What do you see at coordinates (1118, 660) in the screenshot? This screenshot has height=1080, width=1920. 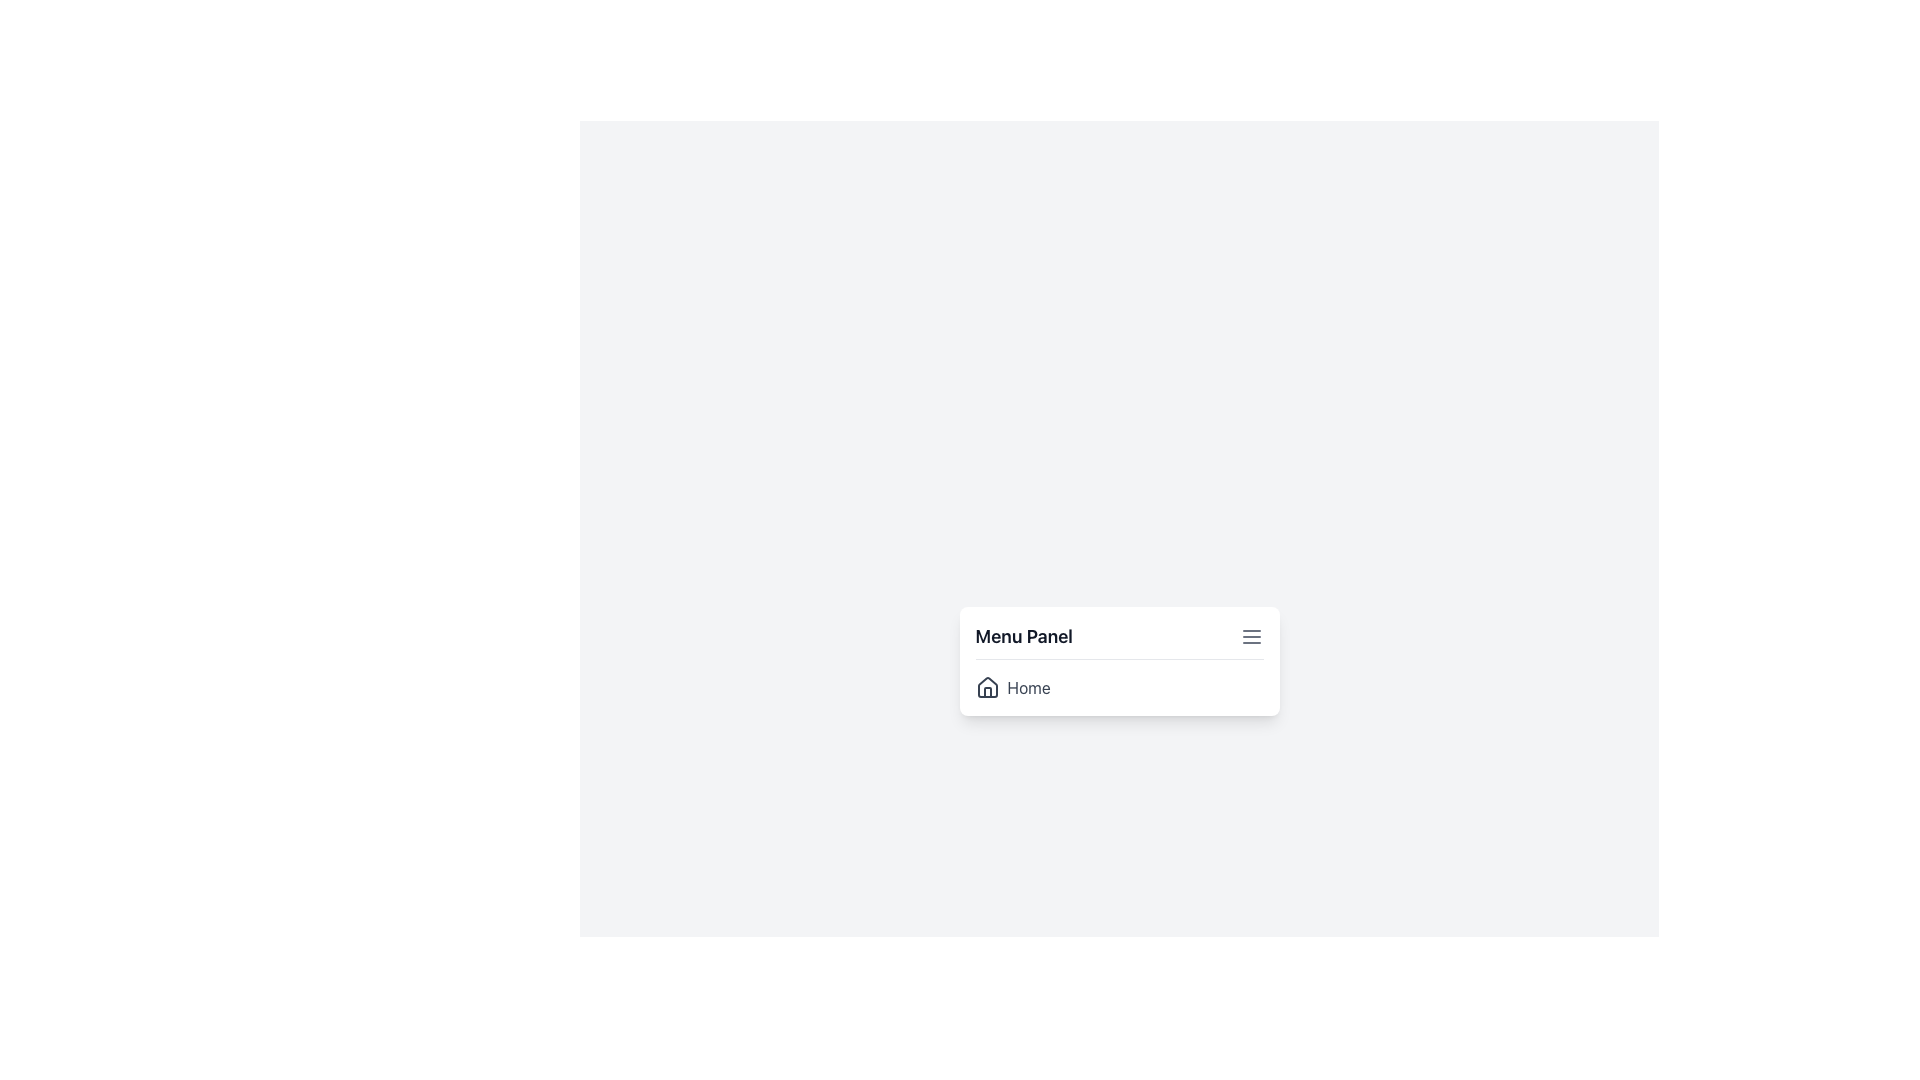 I see `the Menu Panel` at bounding box center [1118, 660].